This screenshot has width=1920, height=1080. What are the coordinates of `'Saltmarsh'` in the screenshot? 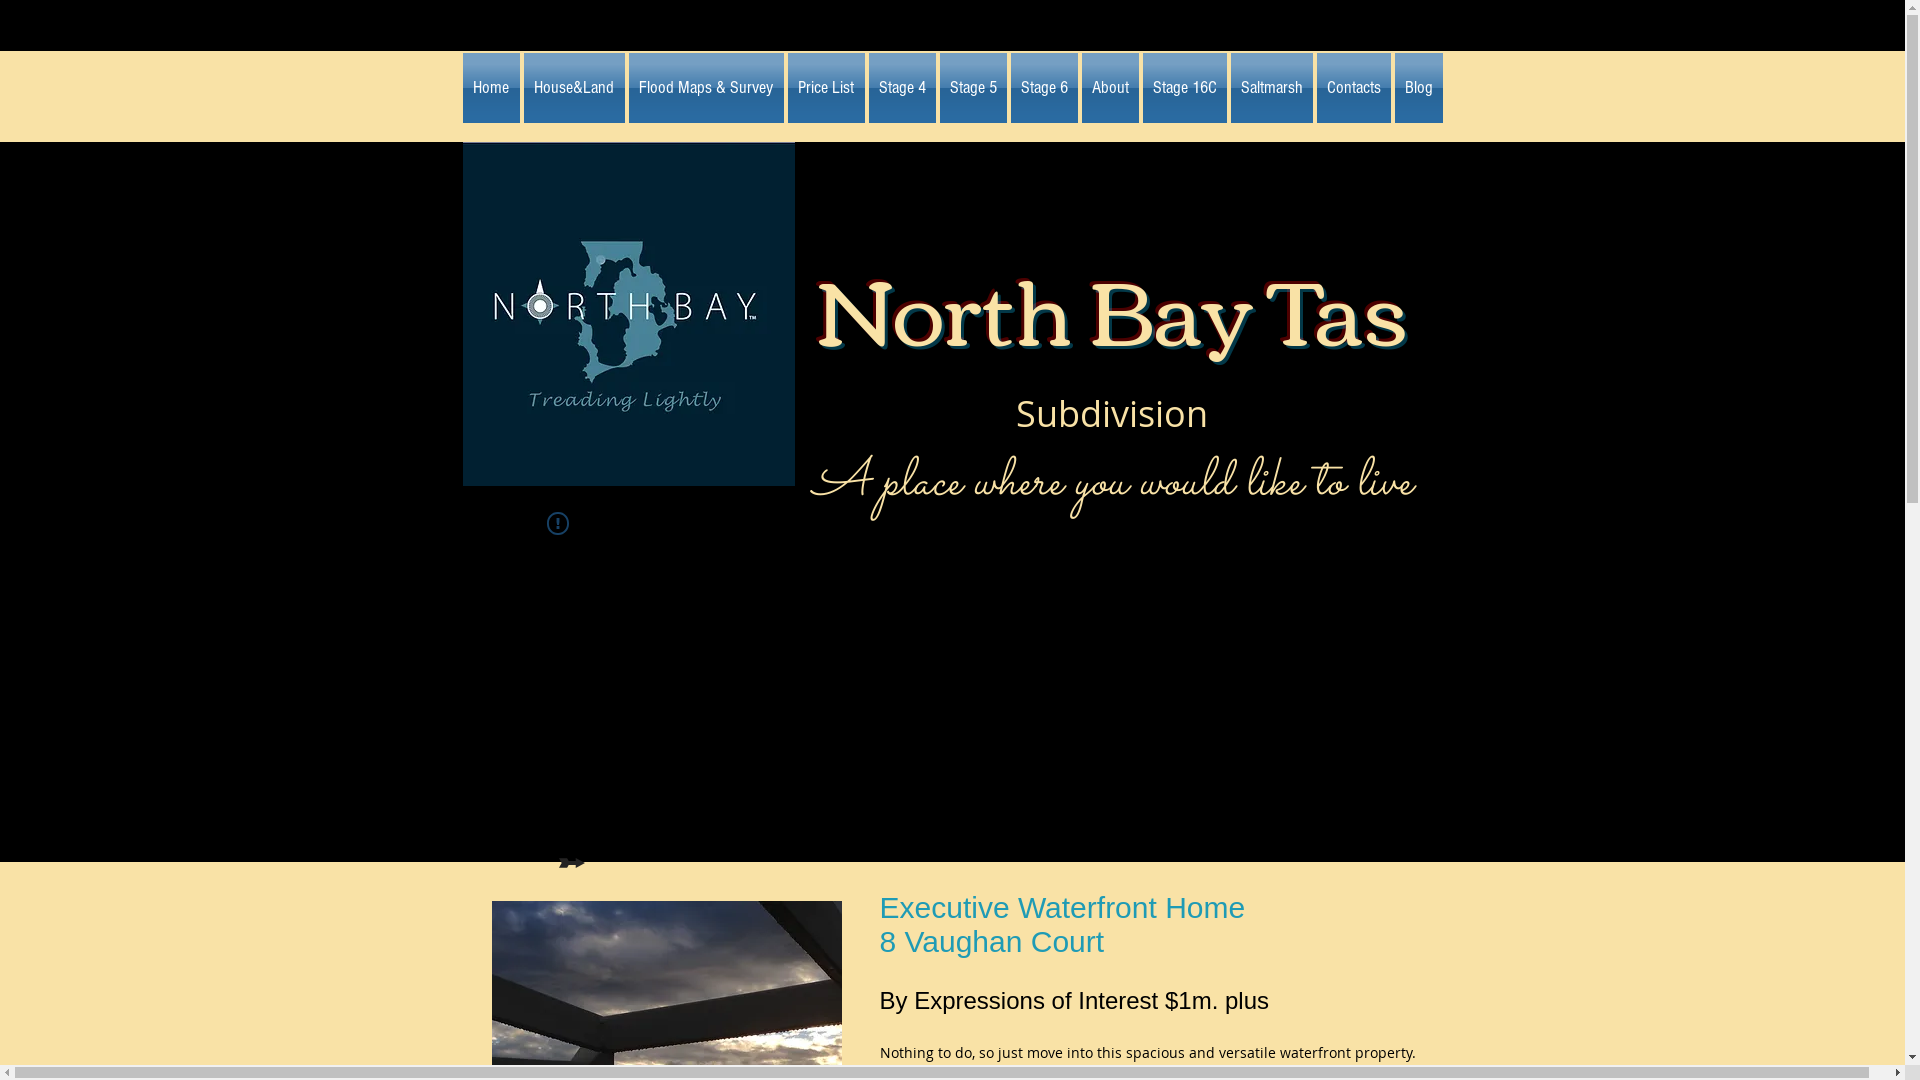 It's located at (1270, 87).